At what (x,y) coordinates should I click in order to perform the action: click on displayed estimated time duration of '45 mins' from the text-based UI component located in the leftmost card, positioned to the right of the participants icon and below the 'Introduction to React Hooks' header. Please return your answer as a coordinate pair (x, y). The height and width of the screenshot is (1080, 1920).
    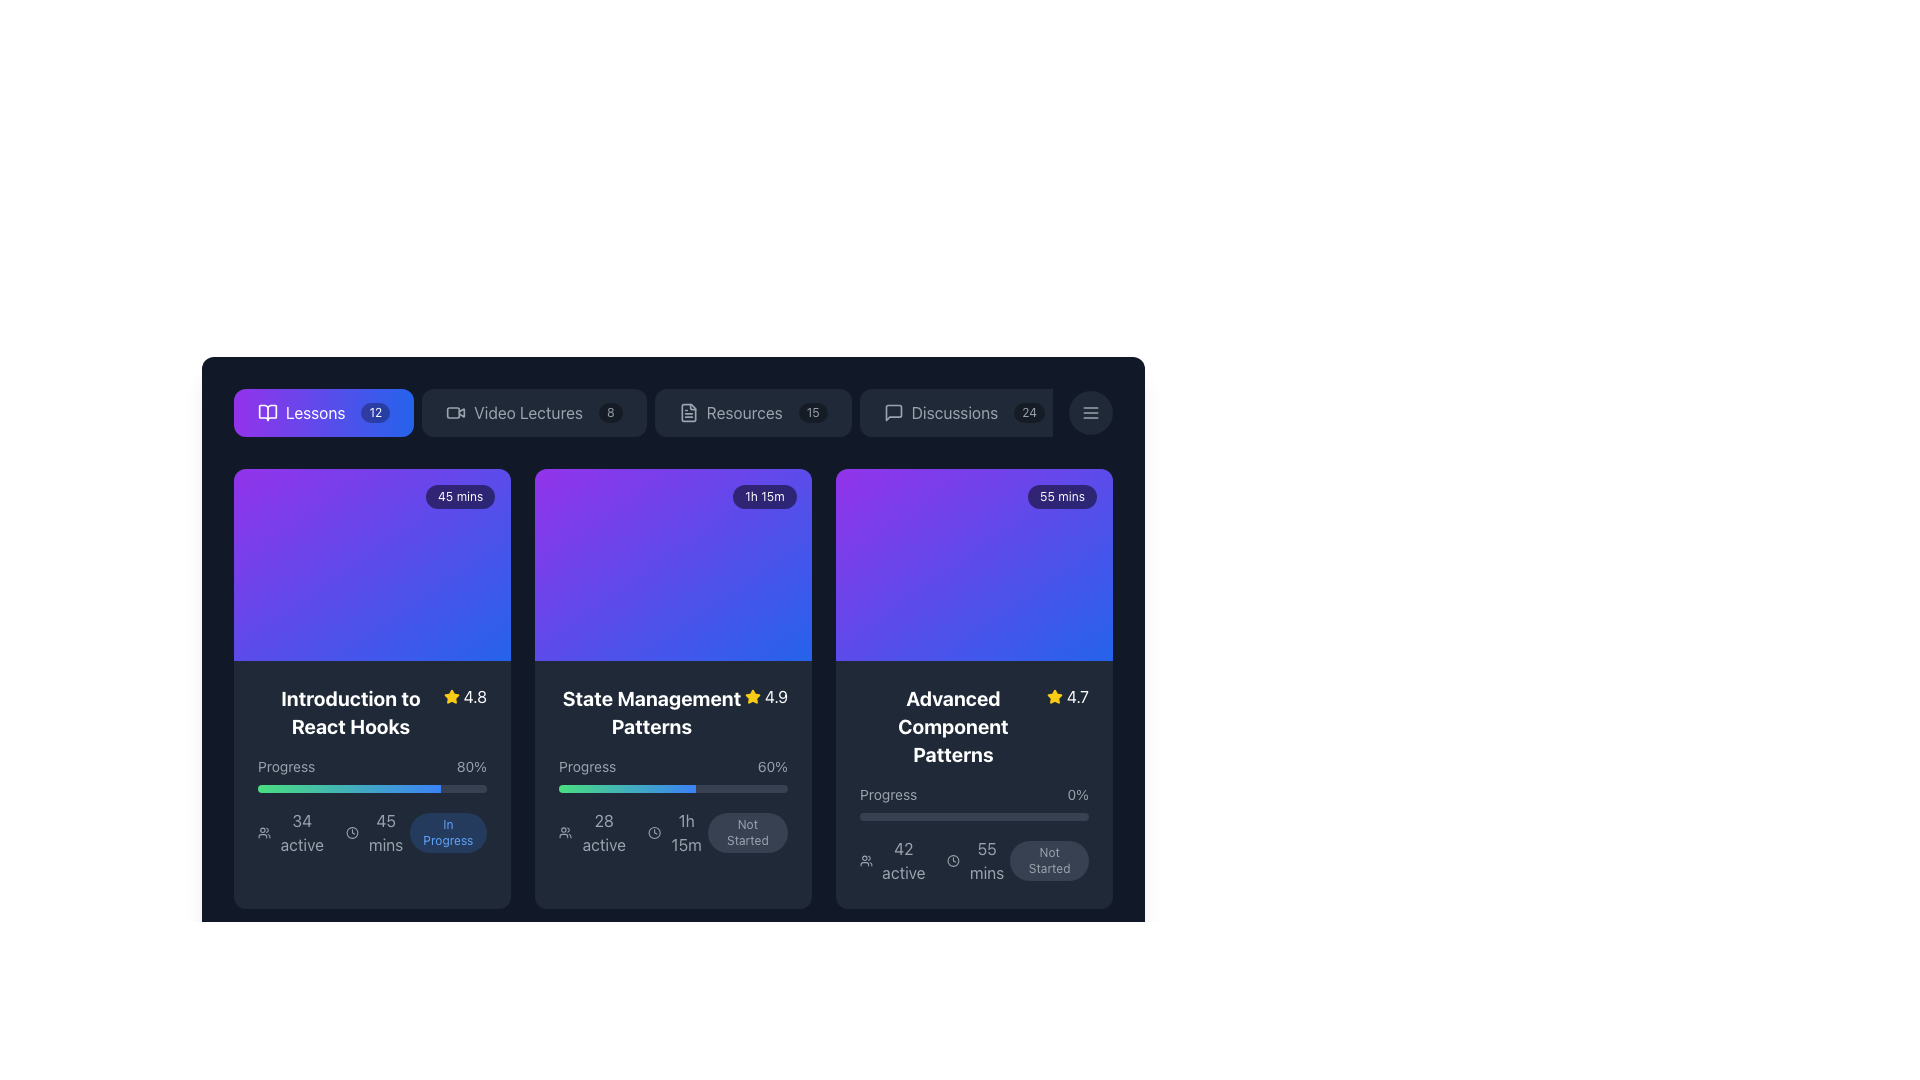
    Looking at the image, I should click on (377, 833).